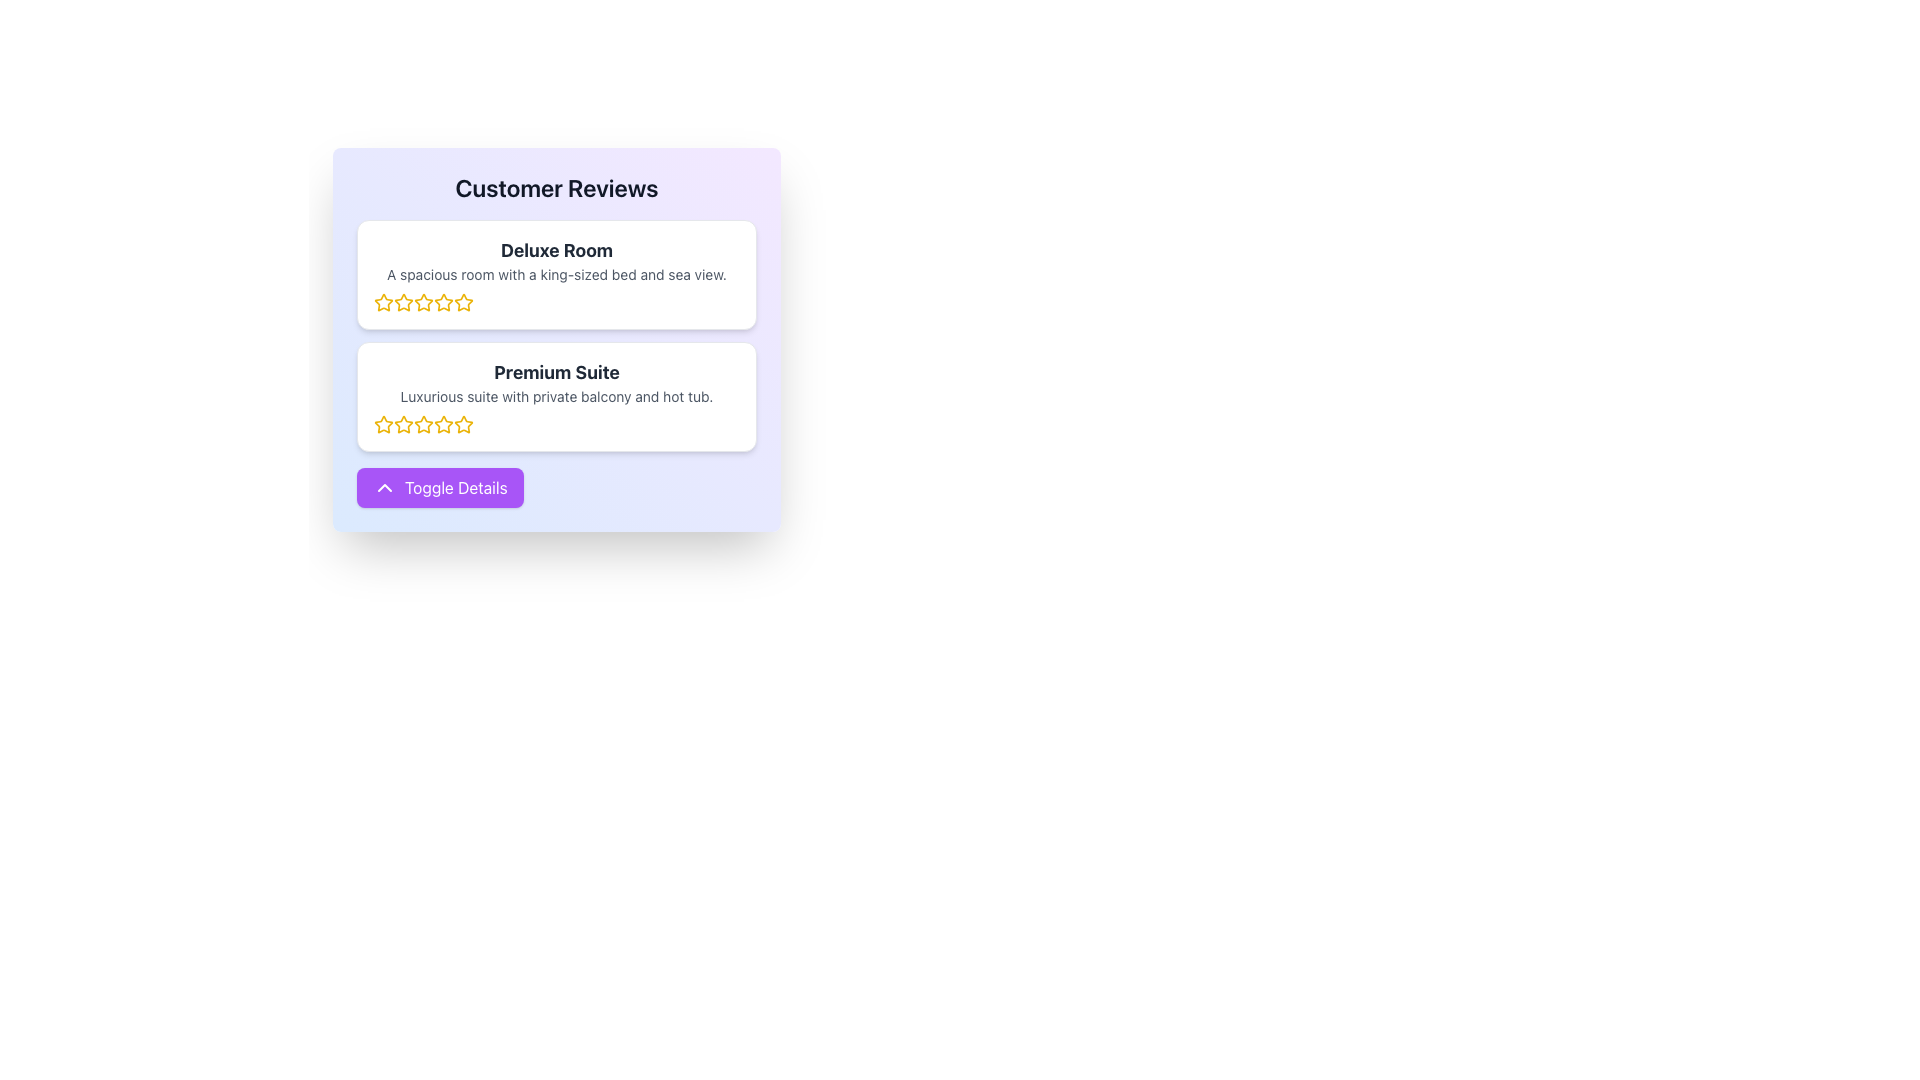  Describe the element at coordinates (384, 303) in the screenshot. I see `the first star-shaped icon with a yellow fill and stroke, located under the 'Deluxe Room' heading in the 'Customer Reviews' section` at that location.